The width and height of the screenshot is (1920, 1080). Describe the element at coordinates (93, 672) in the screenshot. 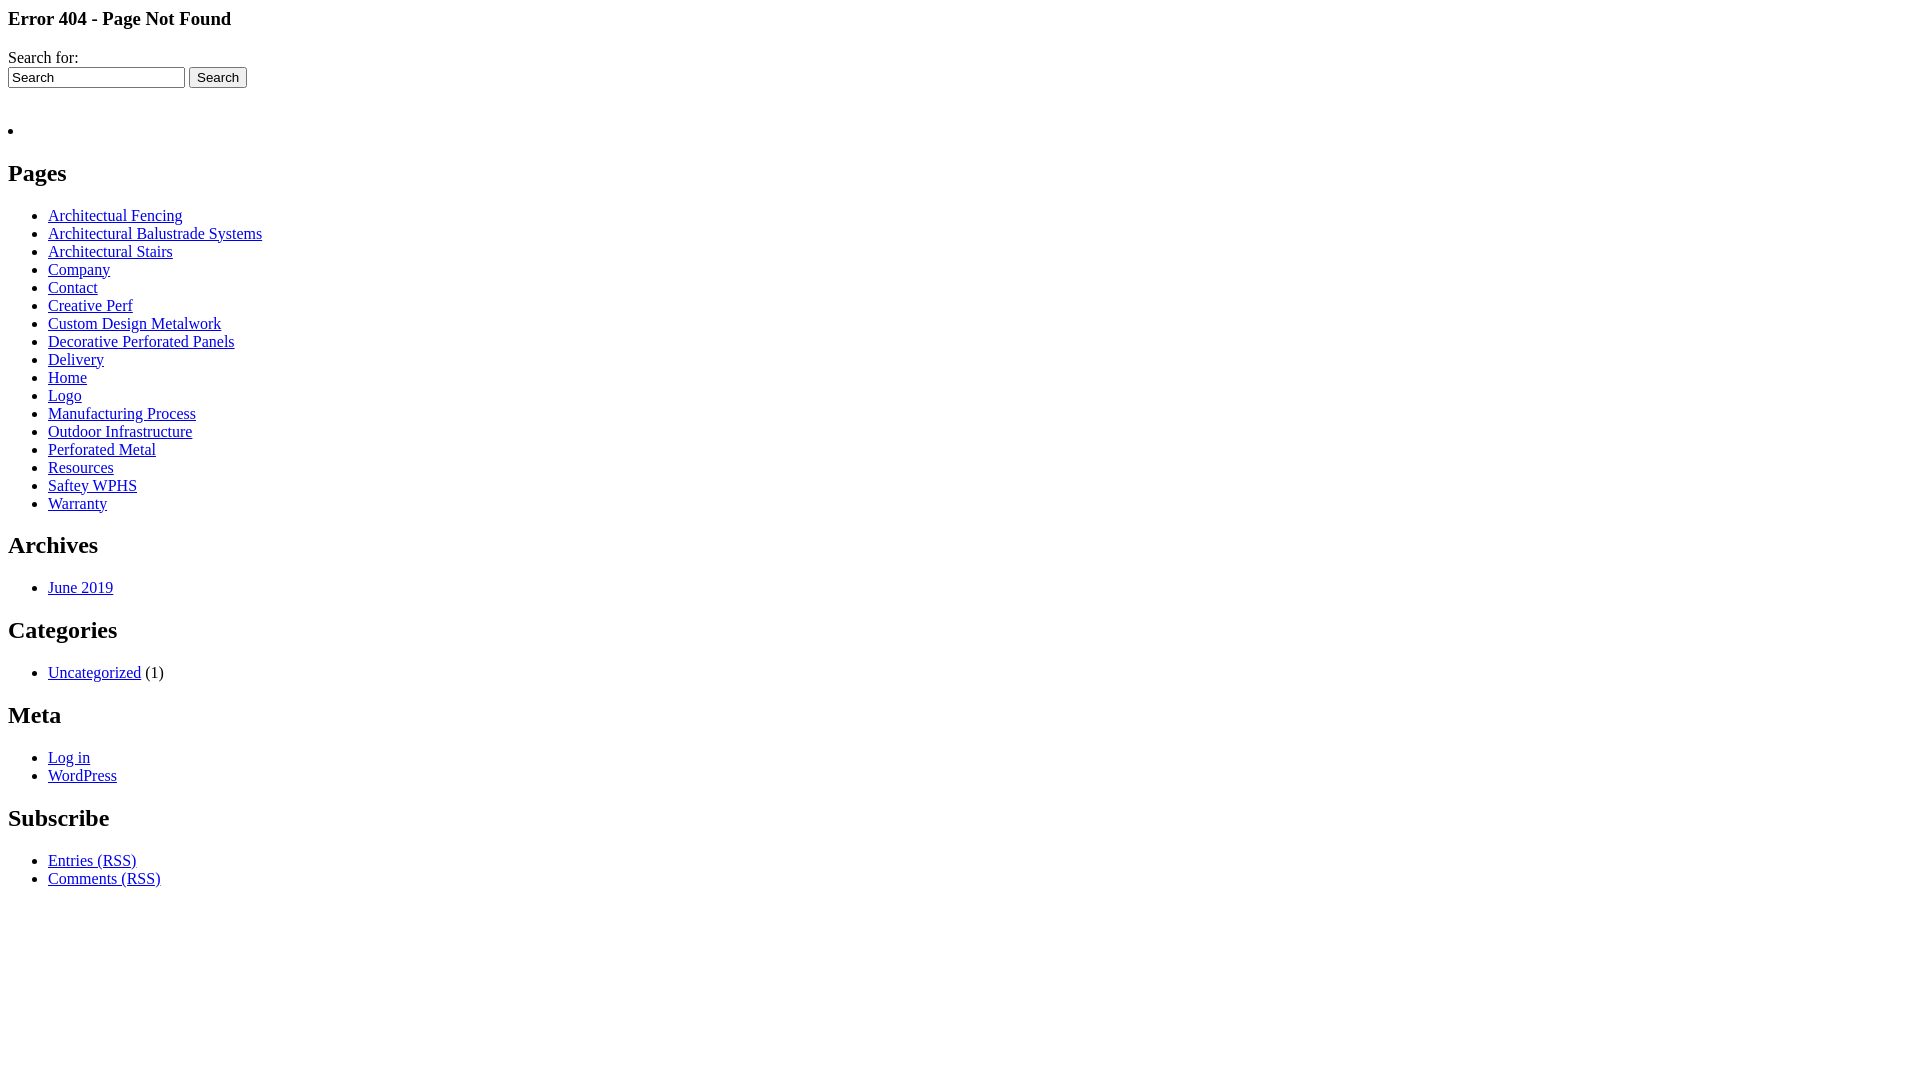

I see `'Uncategorized'` at that location.